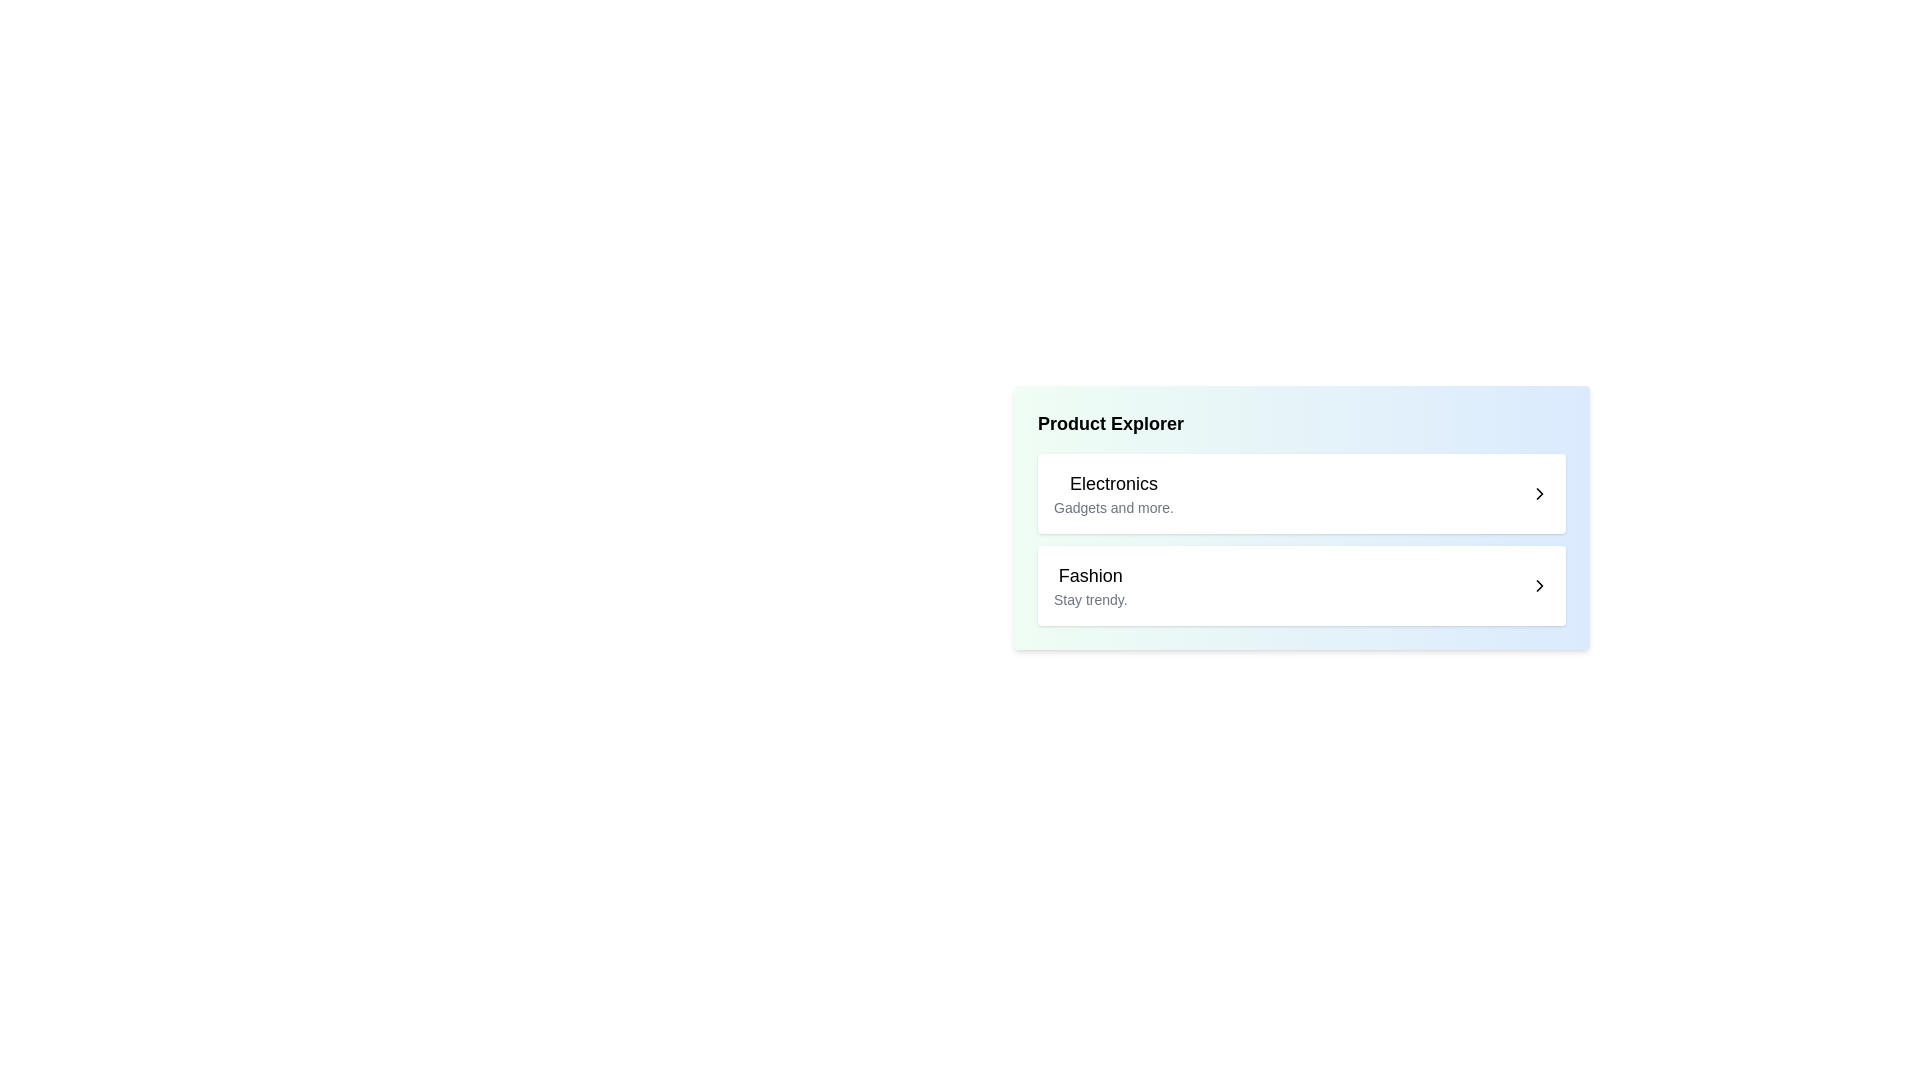 The image size is (1920, 1080). What do you see at coordinates (1539, 493) in the screenshot?
I see `the right-facing chevron icon, which is a minimalistic triangular arrow located on the right edge of the first list item under 'Product Explorer'` at bounding box center [1539, 493].